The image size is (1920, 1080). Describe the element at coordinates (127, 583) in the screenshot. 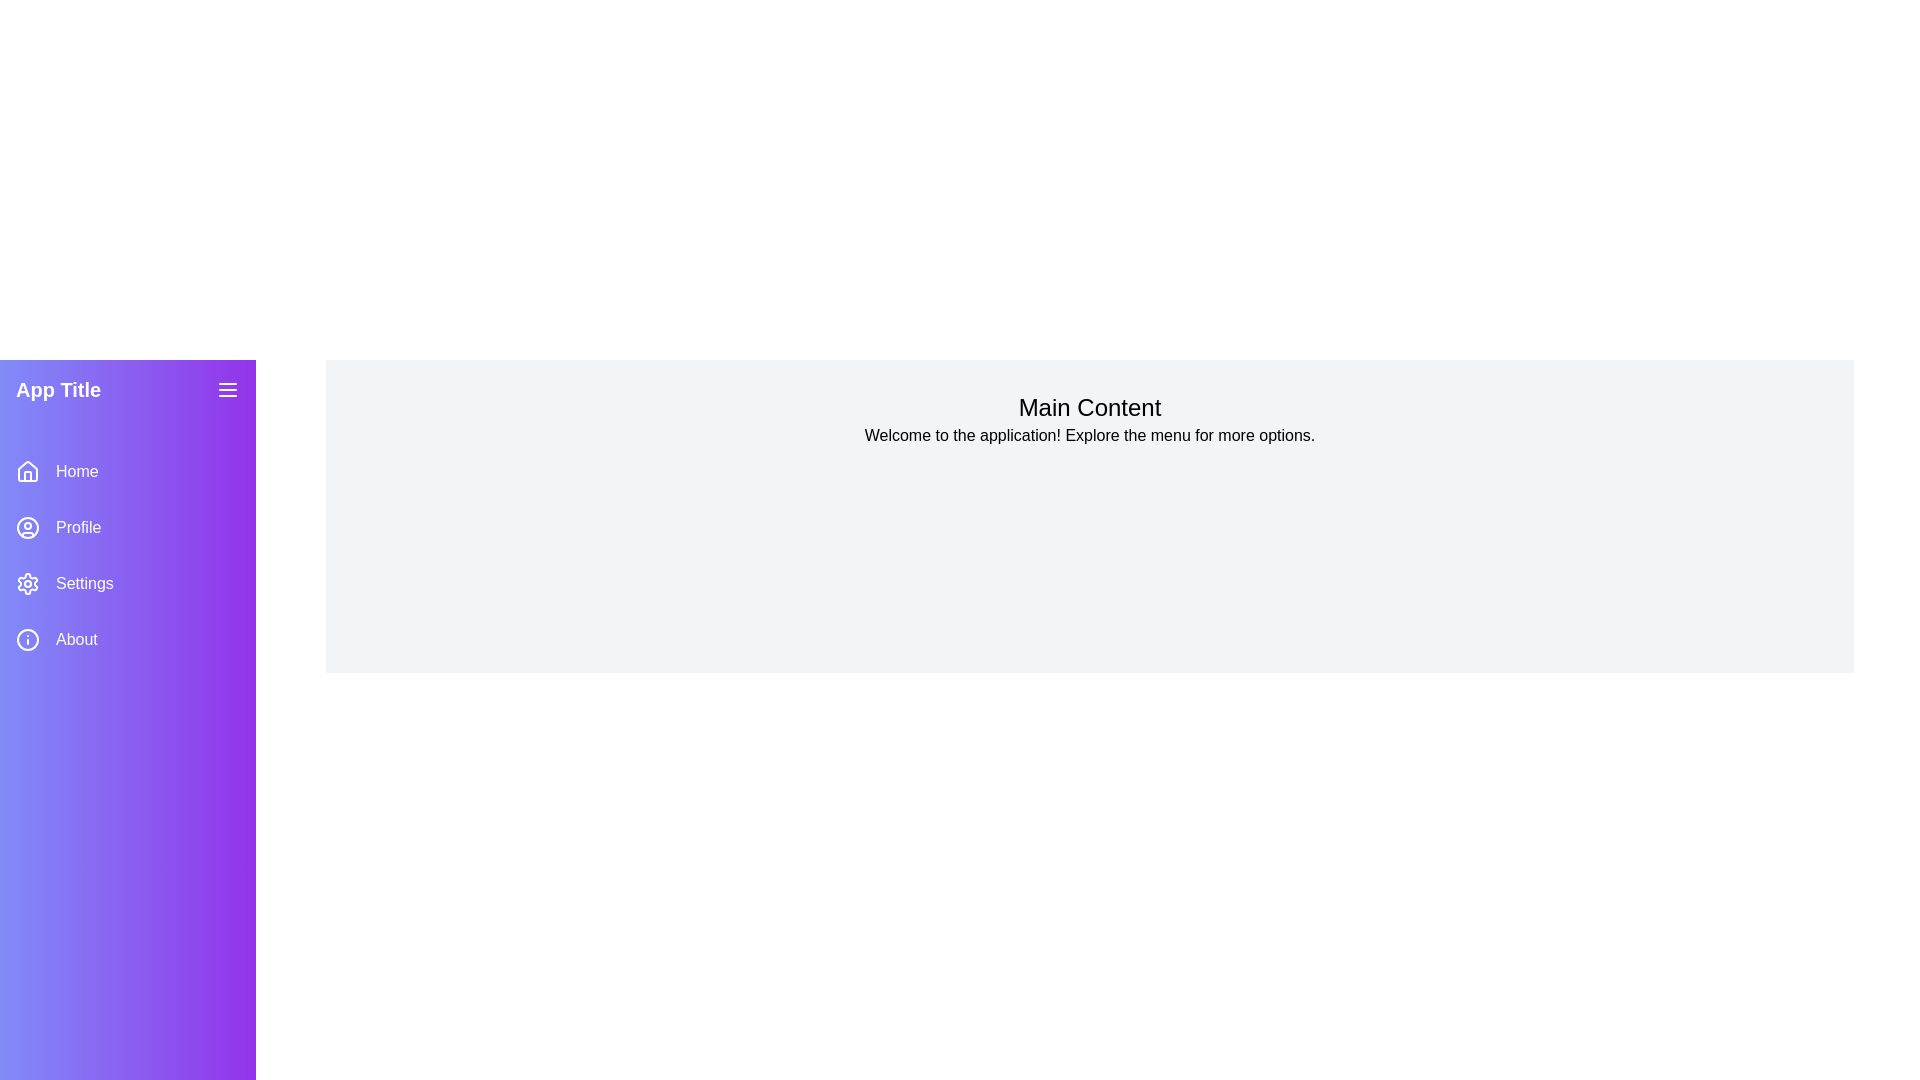

I see `the sidebar menu item labeled Settings` at that location.